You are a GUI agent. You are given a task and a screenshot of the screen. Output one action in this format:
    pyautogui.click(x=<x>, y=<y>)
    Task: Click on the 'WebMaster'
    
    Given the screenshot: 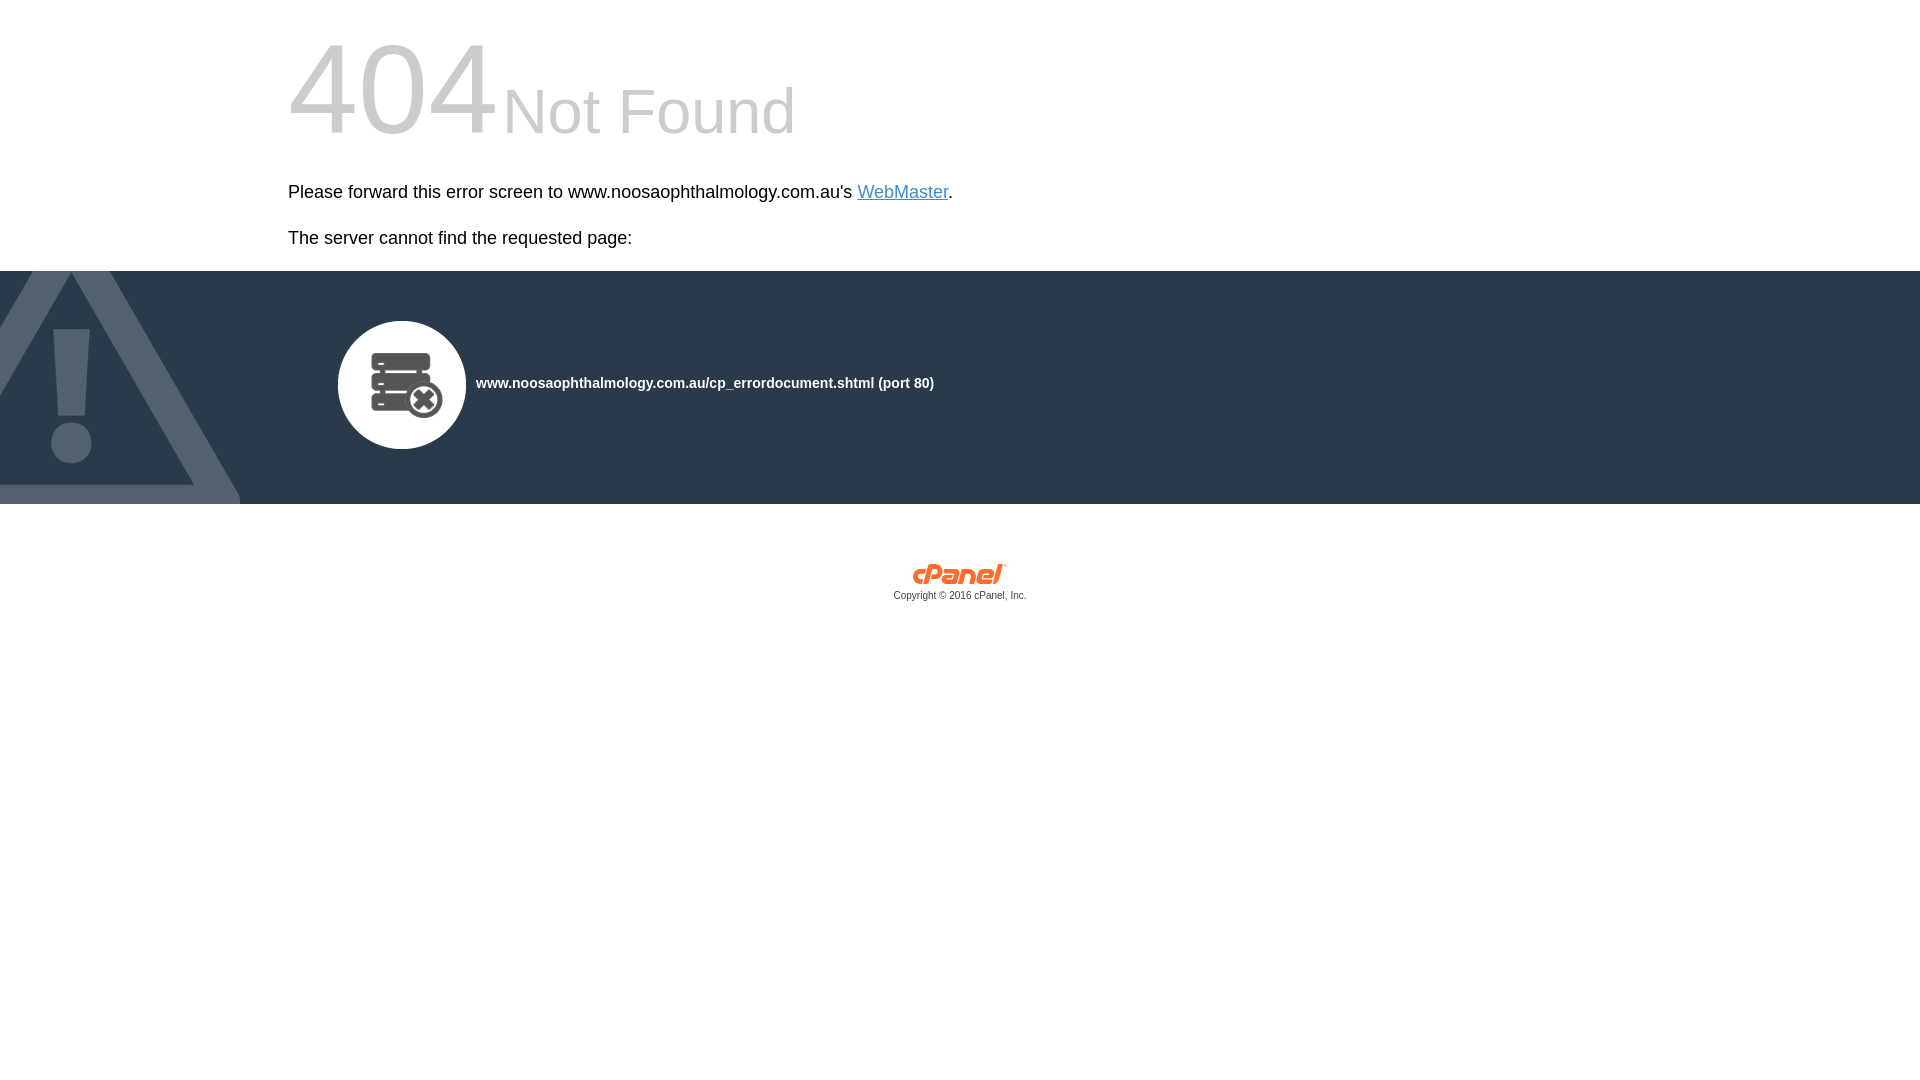 What is the action you would take?
    pyautogui.click(x=901, y=192)
    